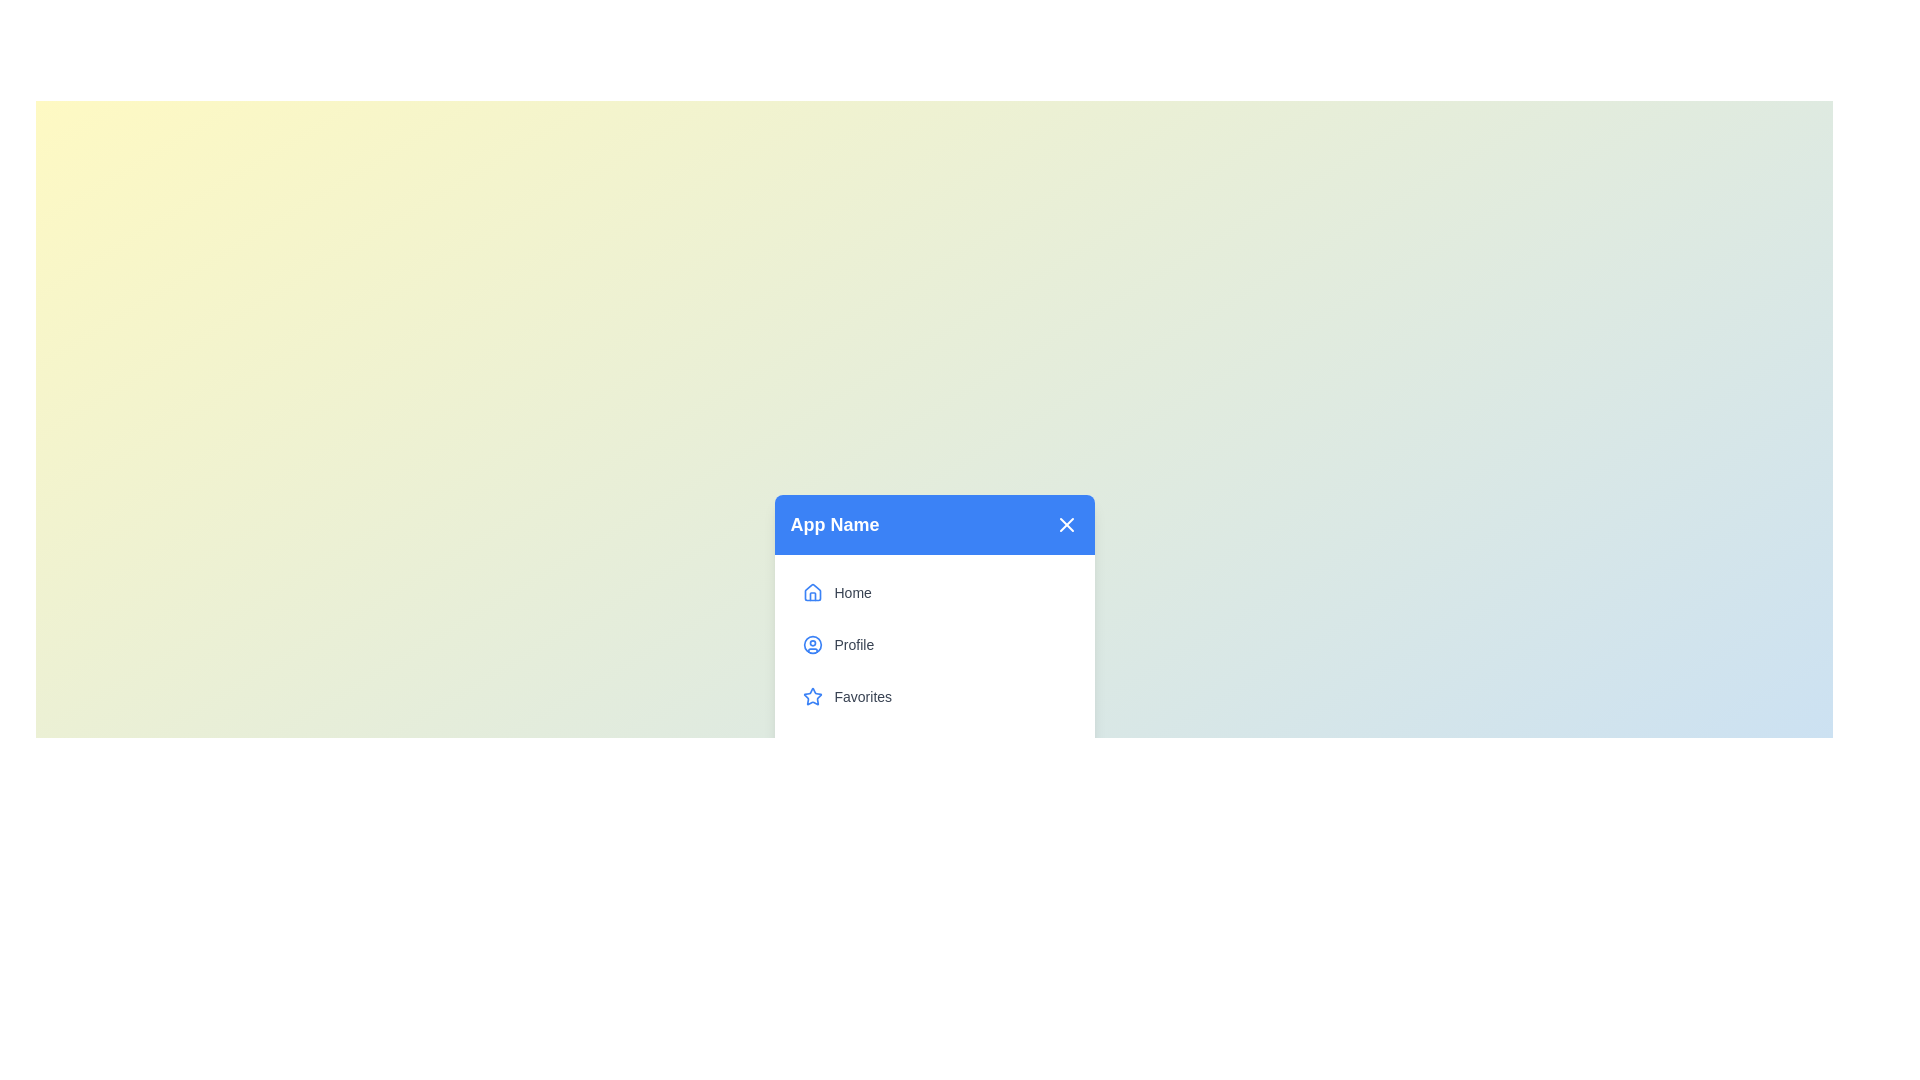  What do you see at coordinates (933, 644) in the screenshot?
I see `the menu item labeled Profile to trigger its associated action` at bounding box center [933, 644].